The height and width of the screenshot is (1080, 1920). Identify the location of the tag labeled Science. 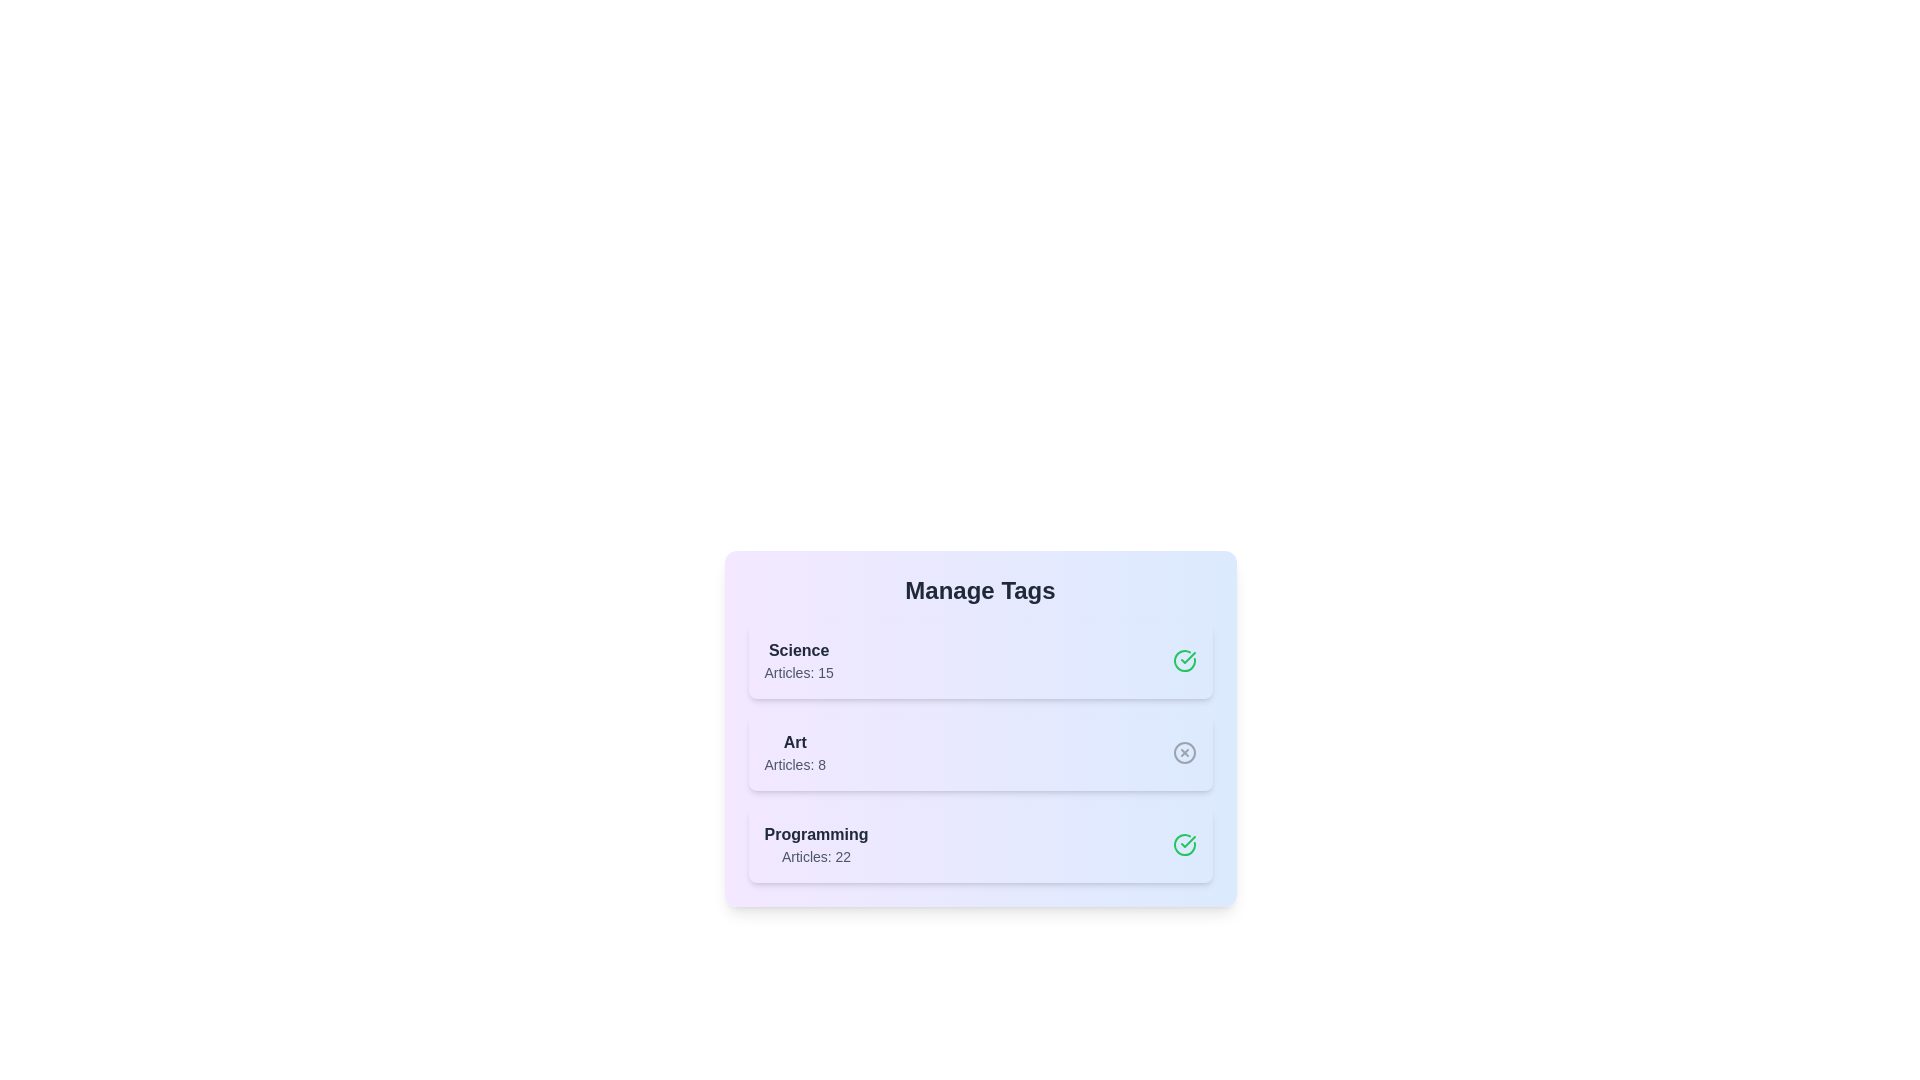
(980, 660).